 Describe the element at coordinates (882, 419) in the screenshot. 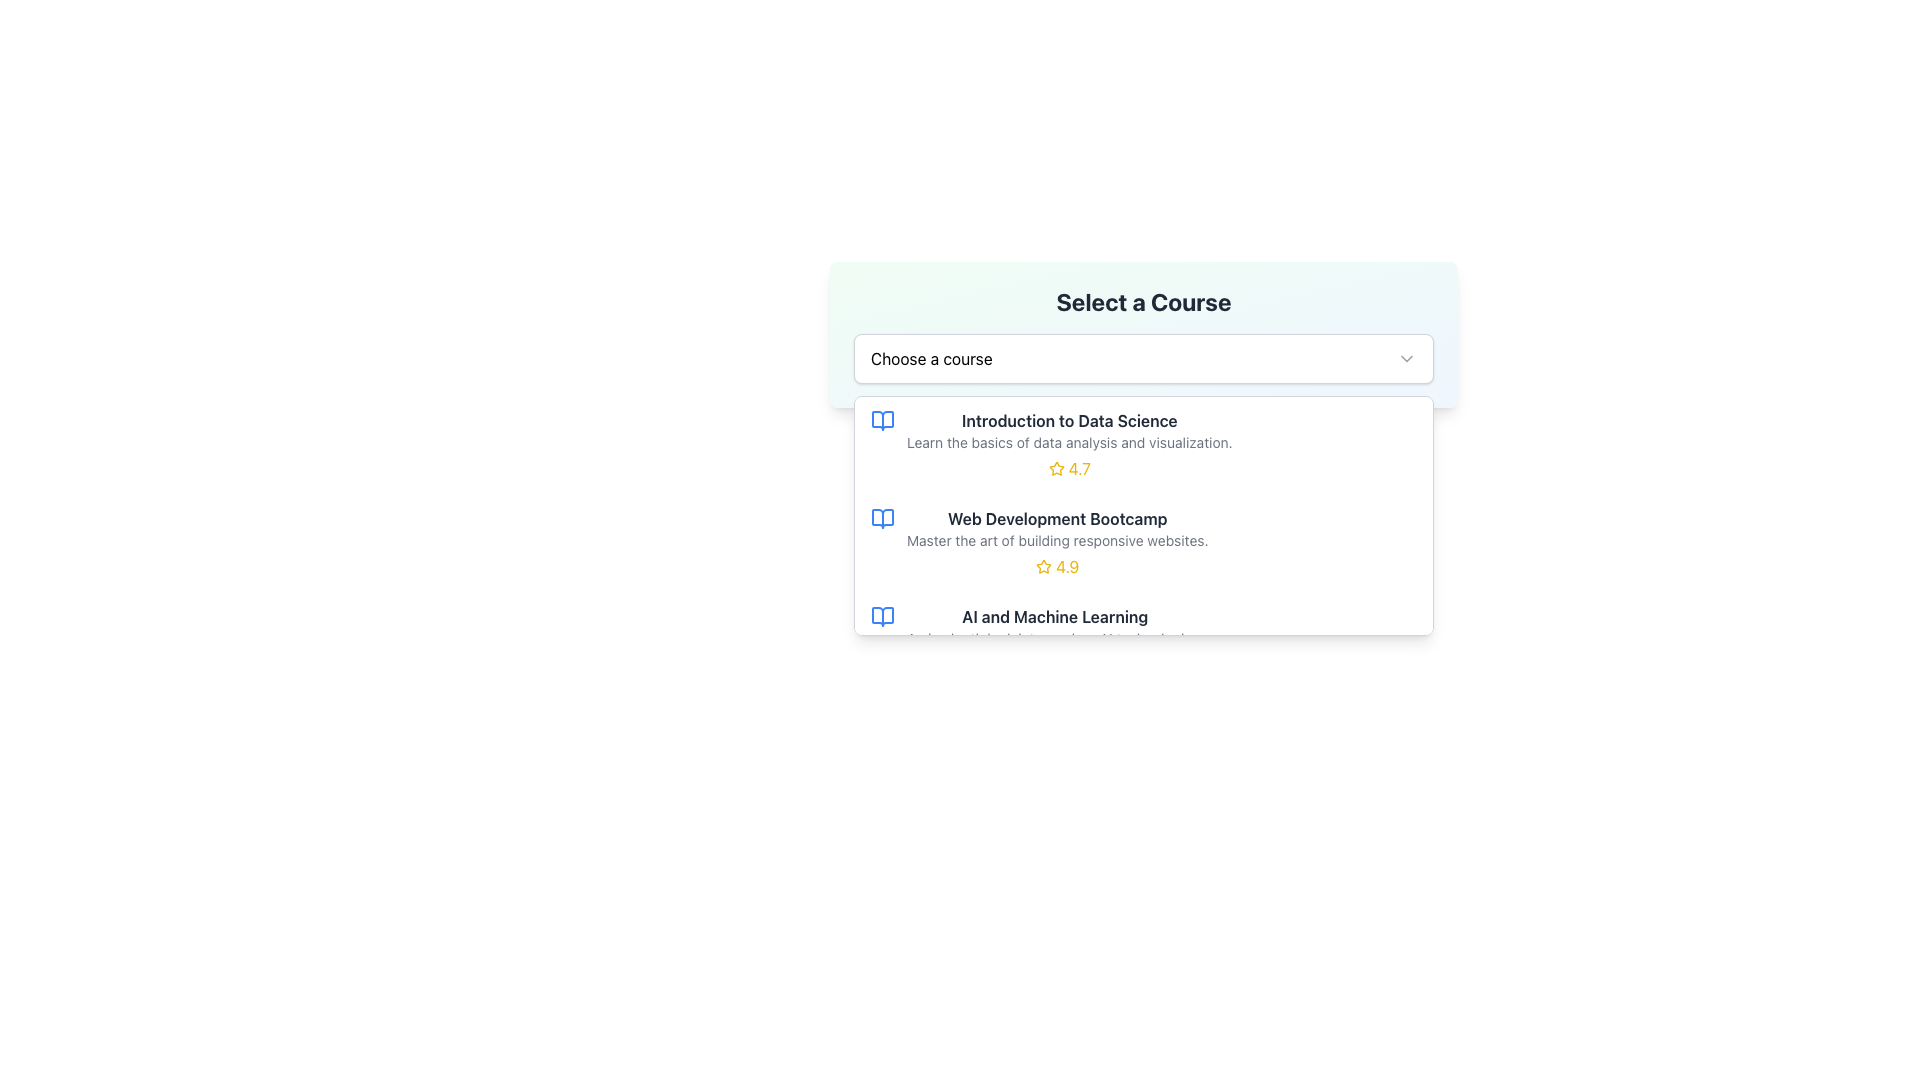

I see `the decorative icon for the 'Introduction to Data Science' course, which is the first visual element in its listing` at that location.